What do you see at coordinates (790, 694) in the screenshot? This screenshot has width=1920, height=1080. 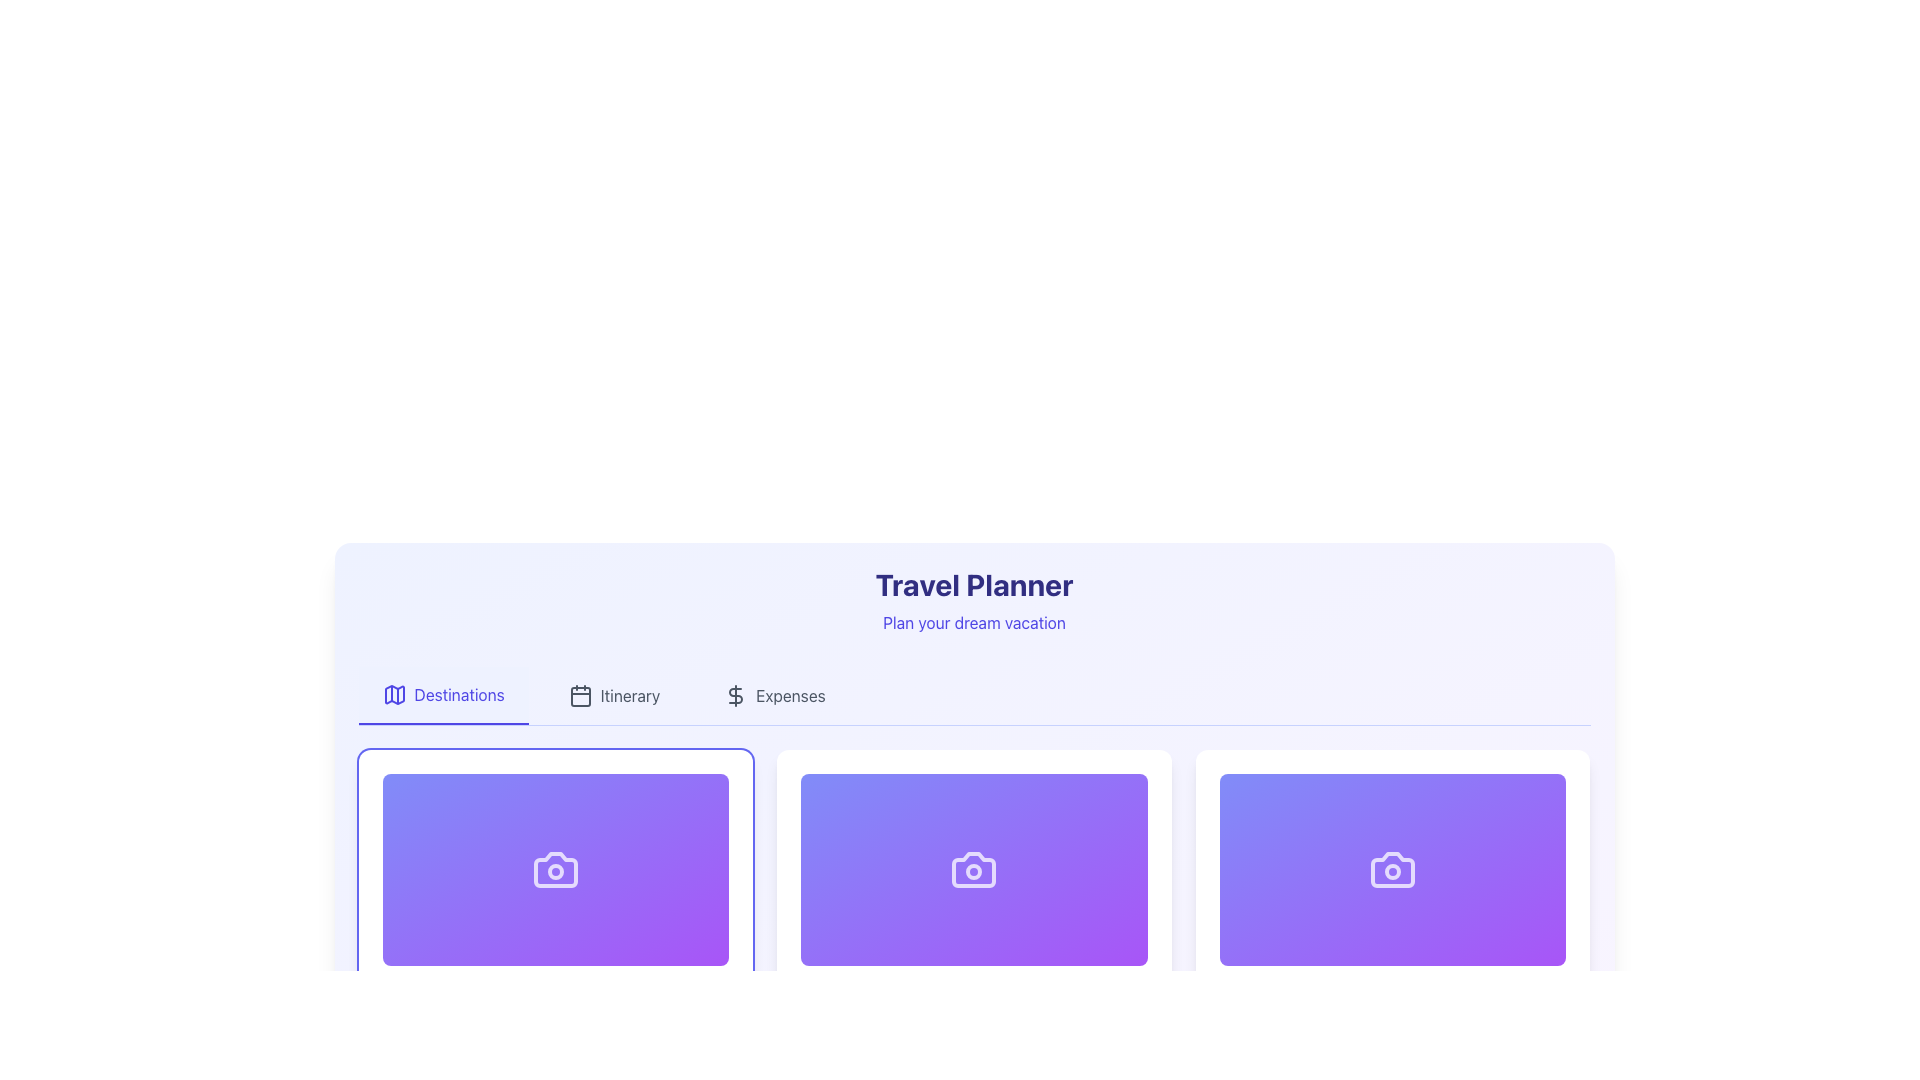 I see `the text label 'Expenses' in the navigation menu` at bounding box center [790, 694].